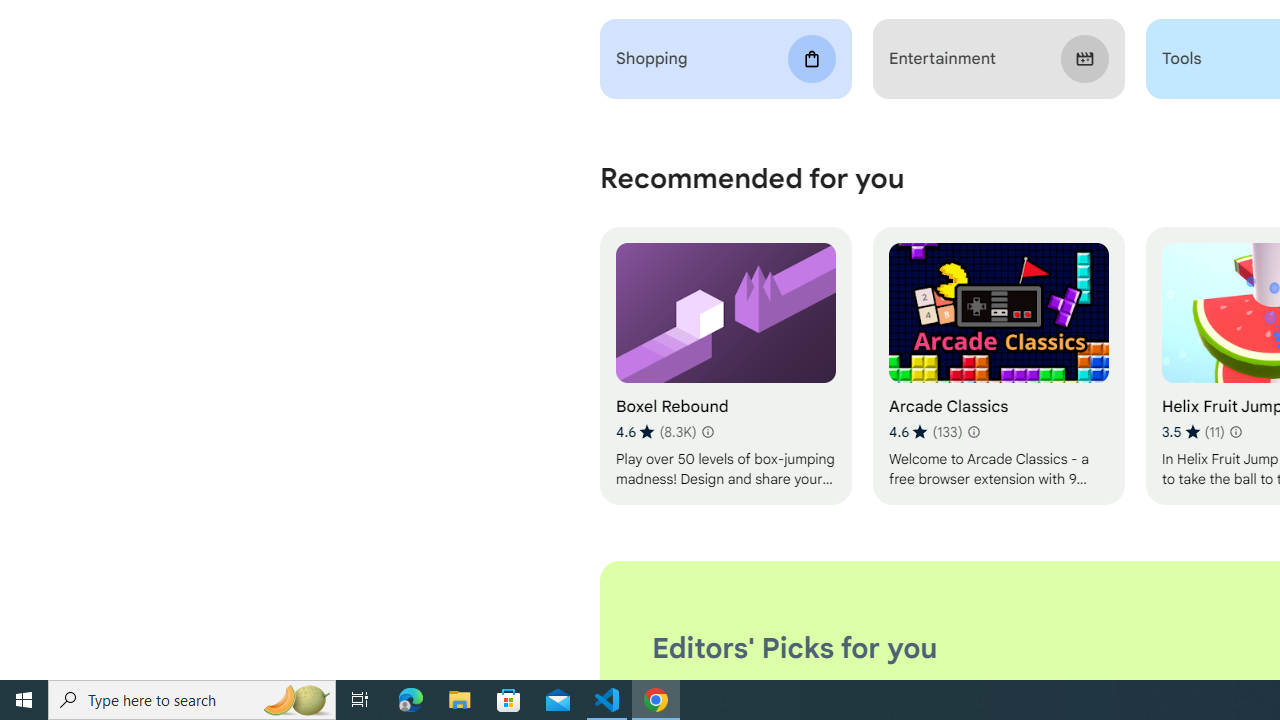 This screenshot has height=720, width=1280. I want to click on 'File Explorer', so click(459, 698).